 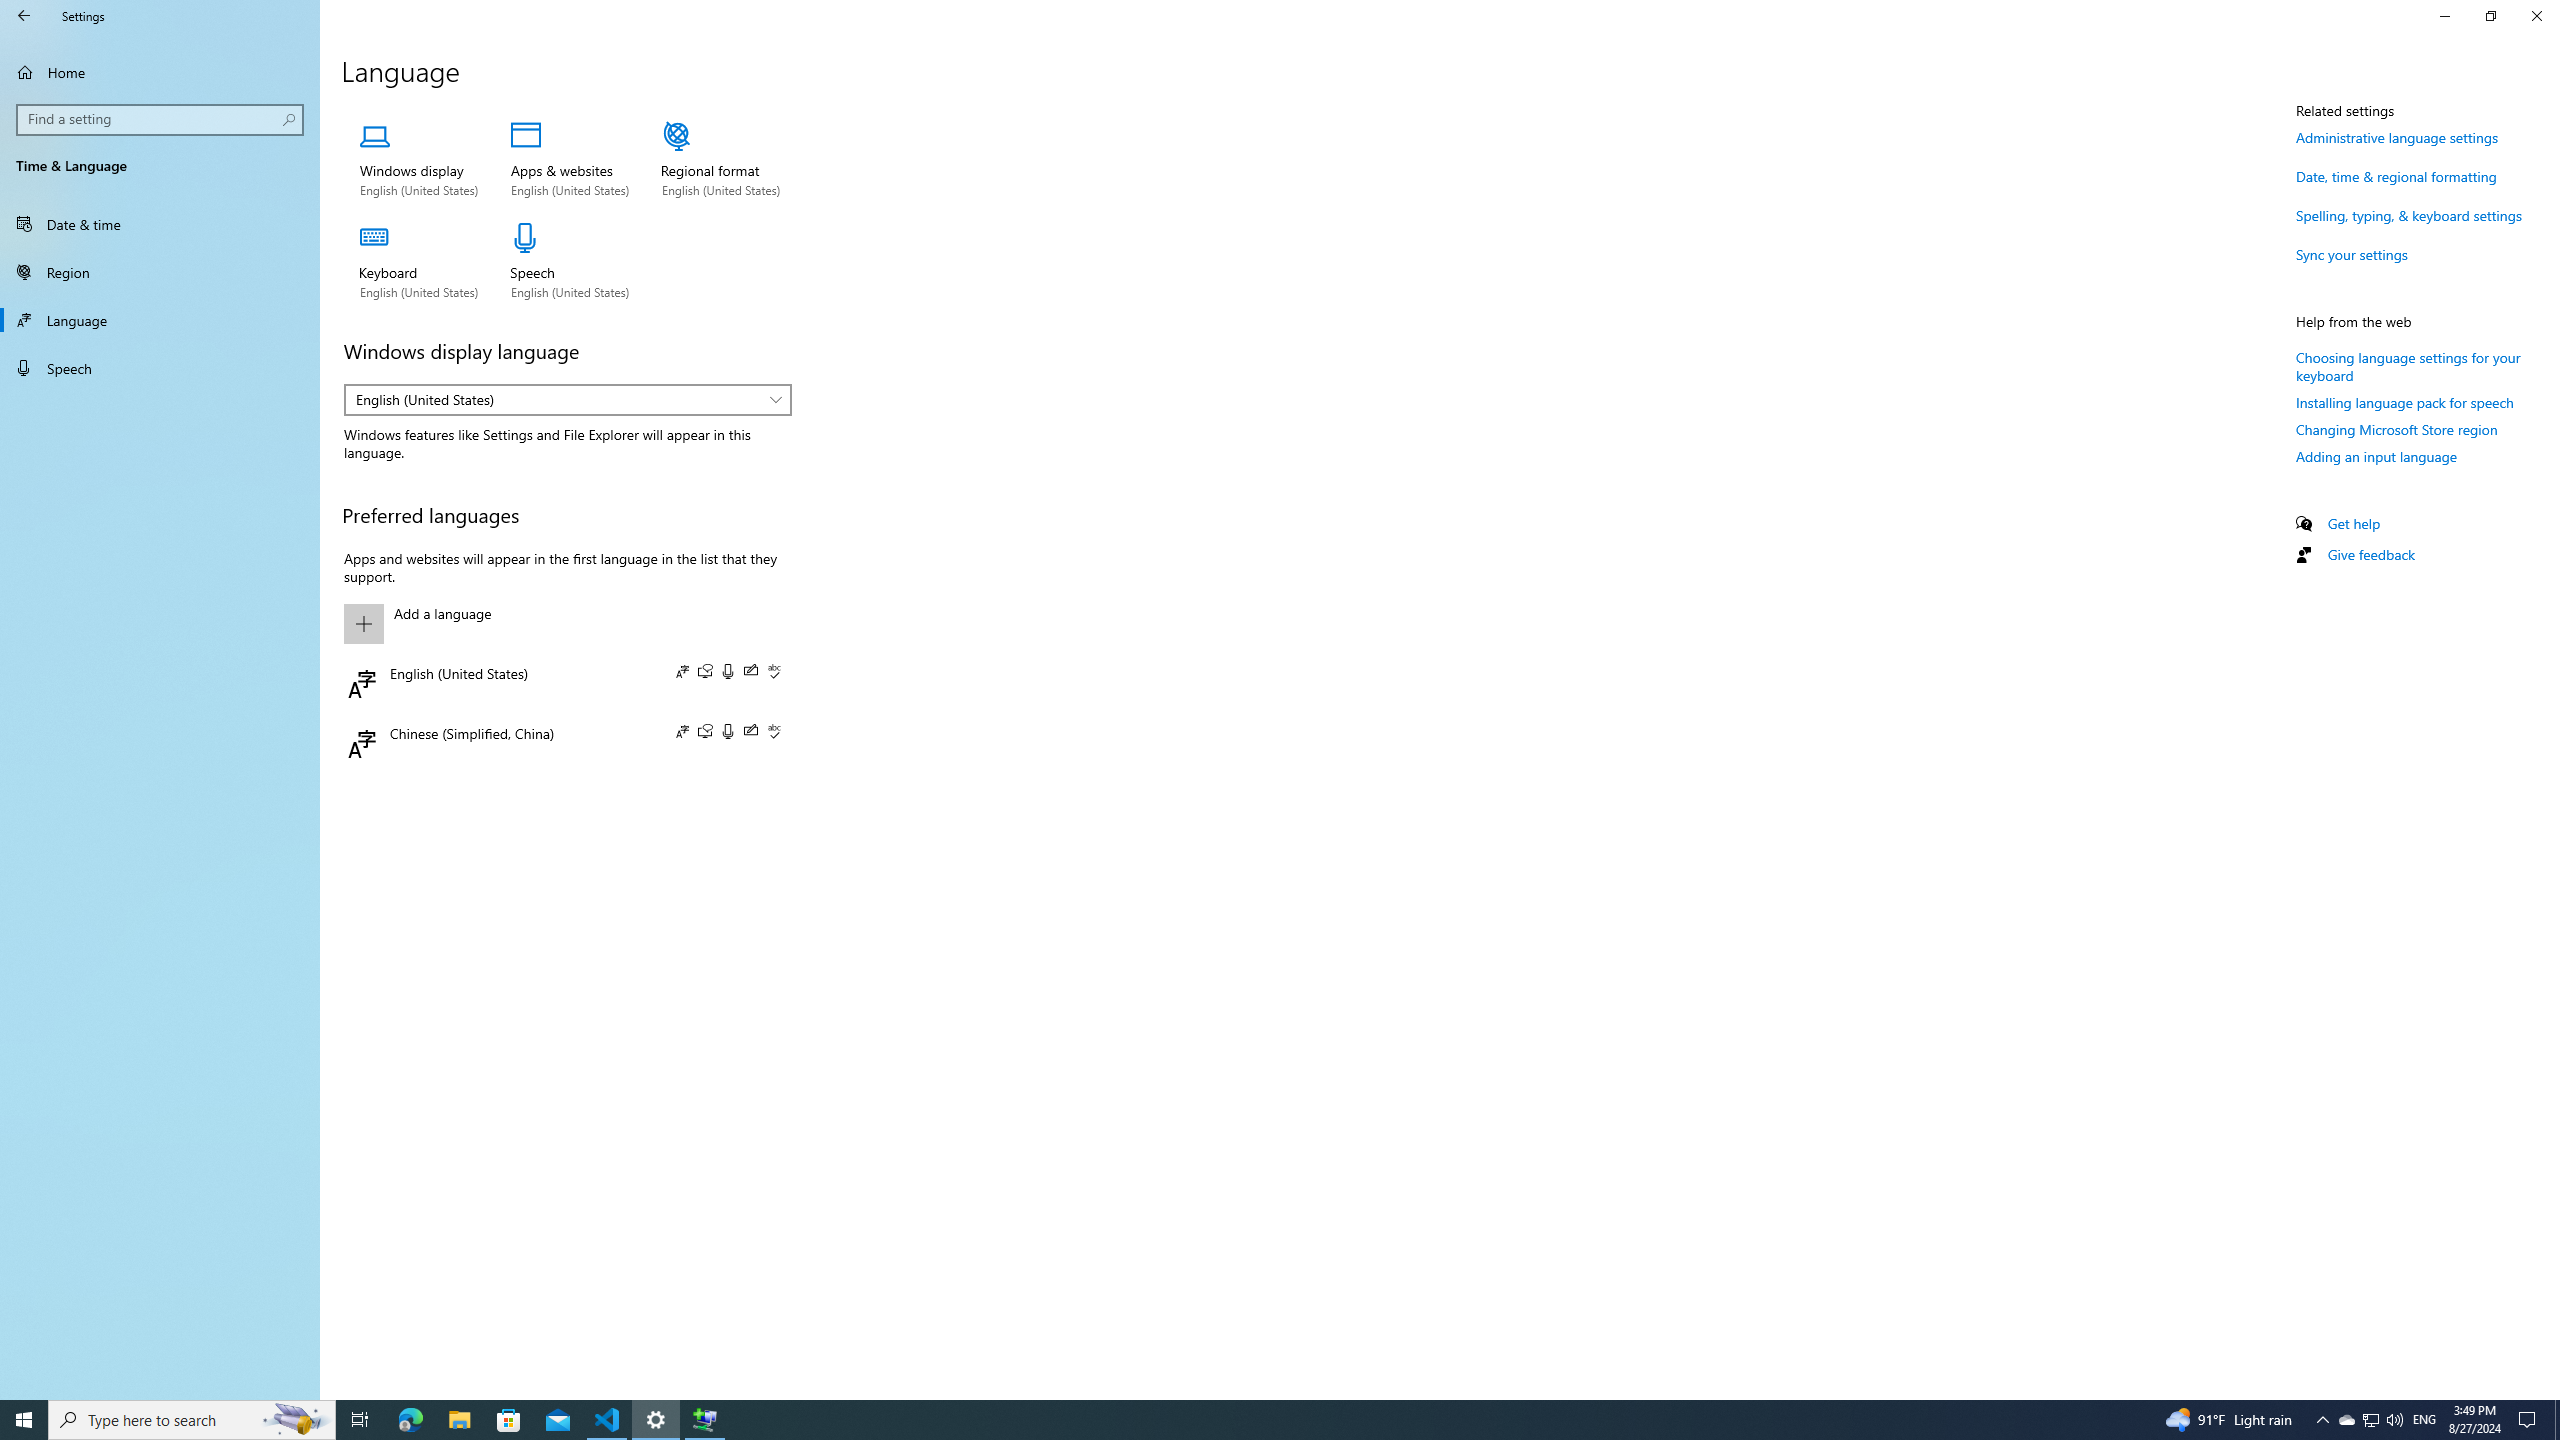 I want to click on 'Back', so click(x=24, y=15).